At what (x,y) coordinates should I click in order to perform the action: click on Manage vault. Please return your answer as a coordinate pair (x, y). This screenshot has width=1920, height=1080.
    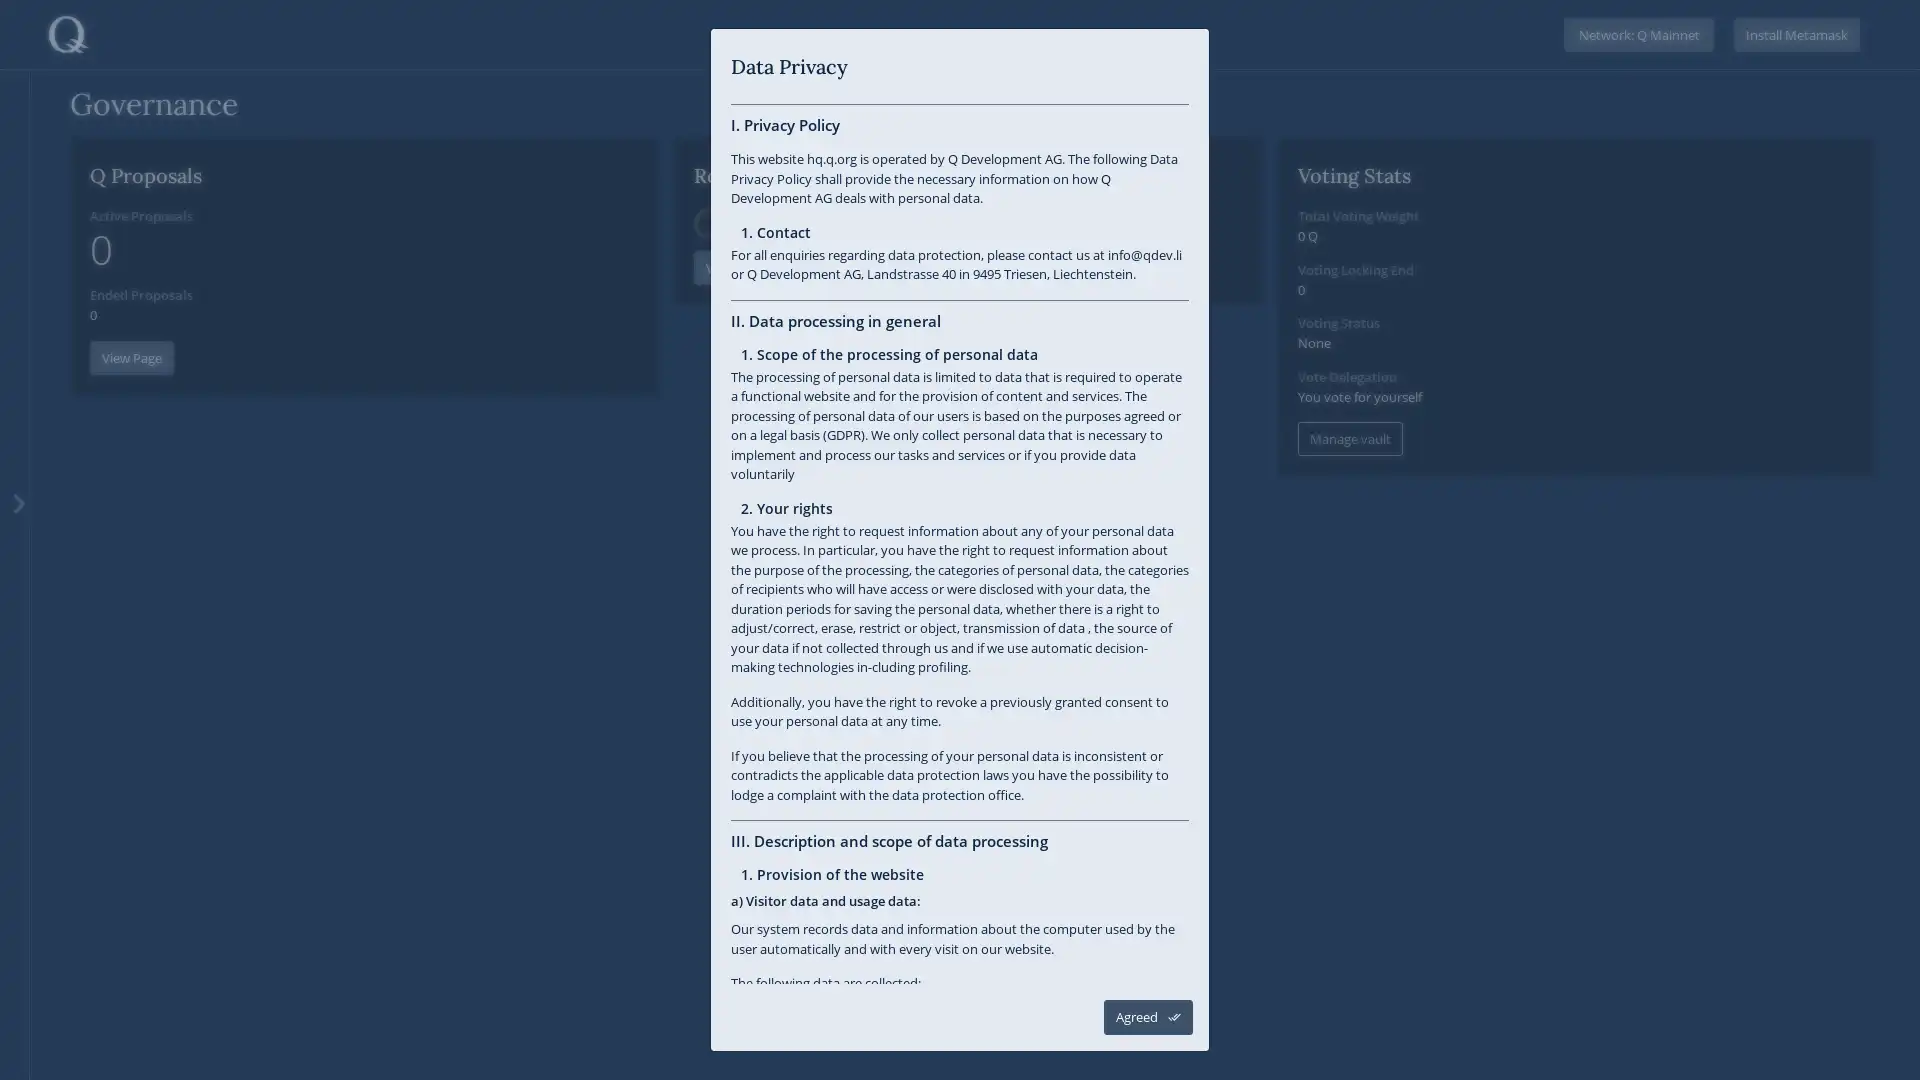
    Looking at the image, I should click on (1350, 438).